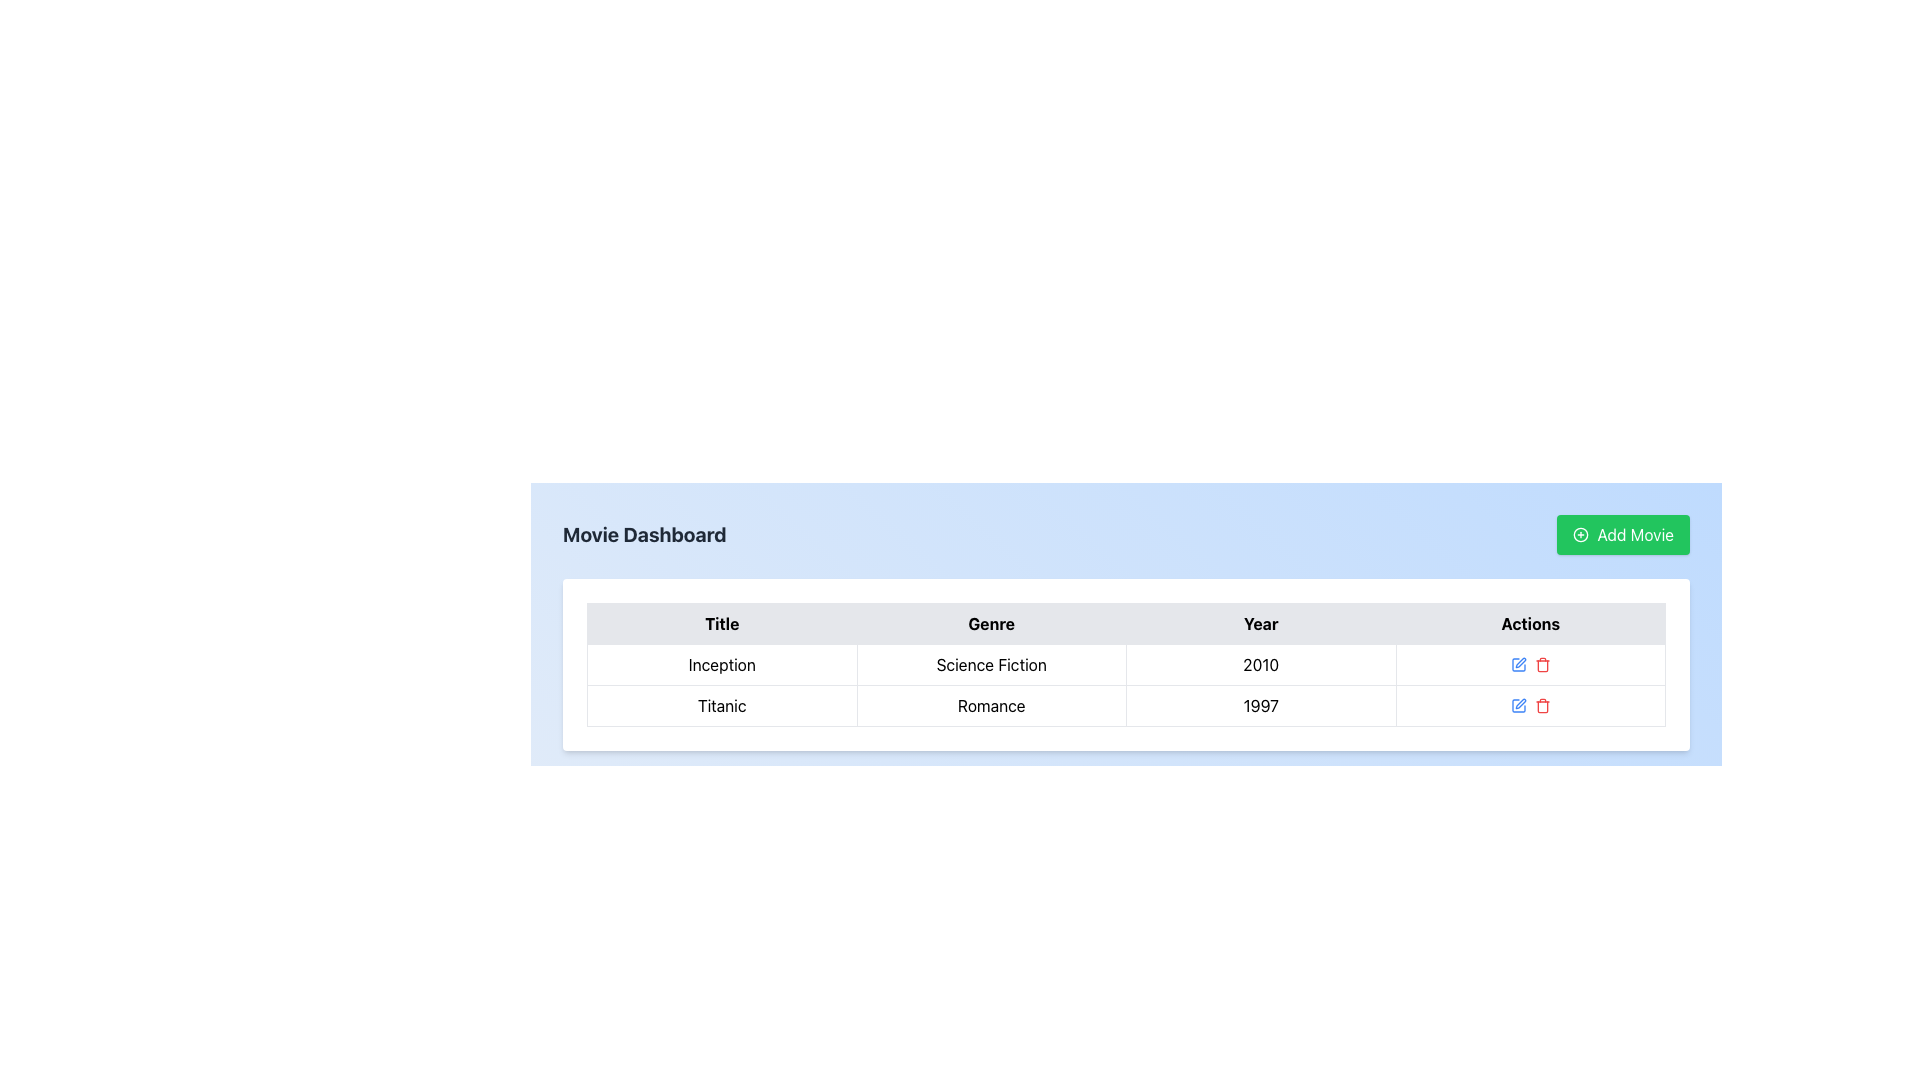  What do you see at coordinates (991, 704) in the screenshot?
I see `the static text element indicating the genre of the movie 'Titanic' located in the second row of the table under the 'Genre' column` at bounding box center [991, 704].